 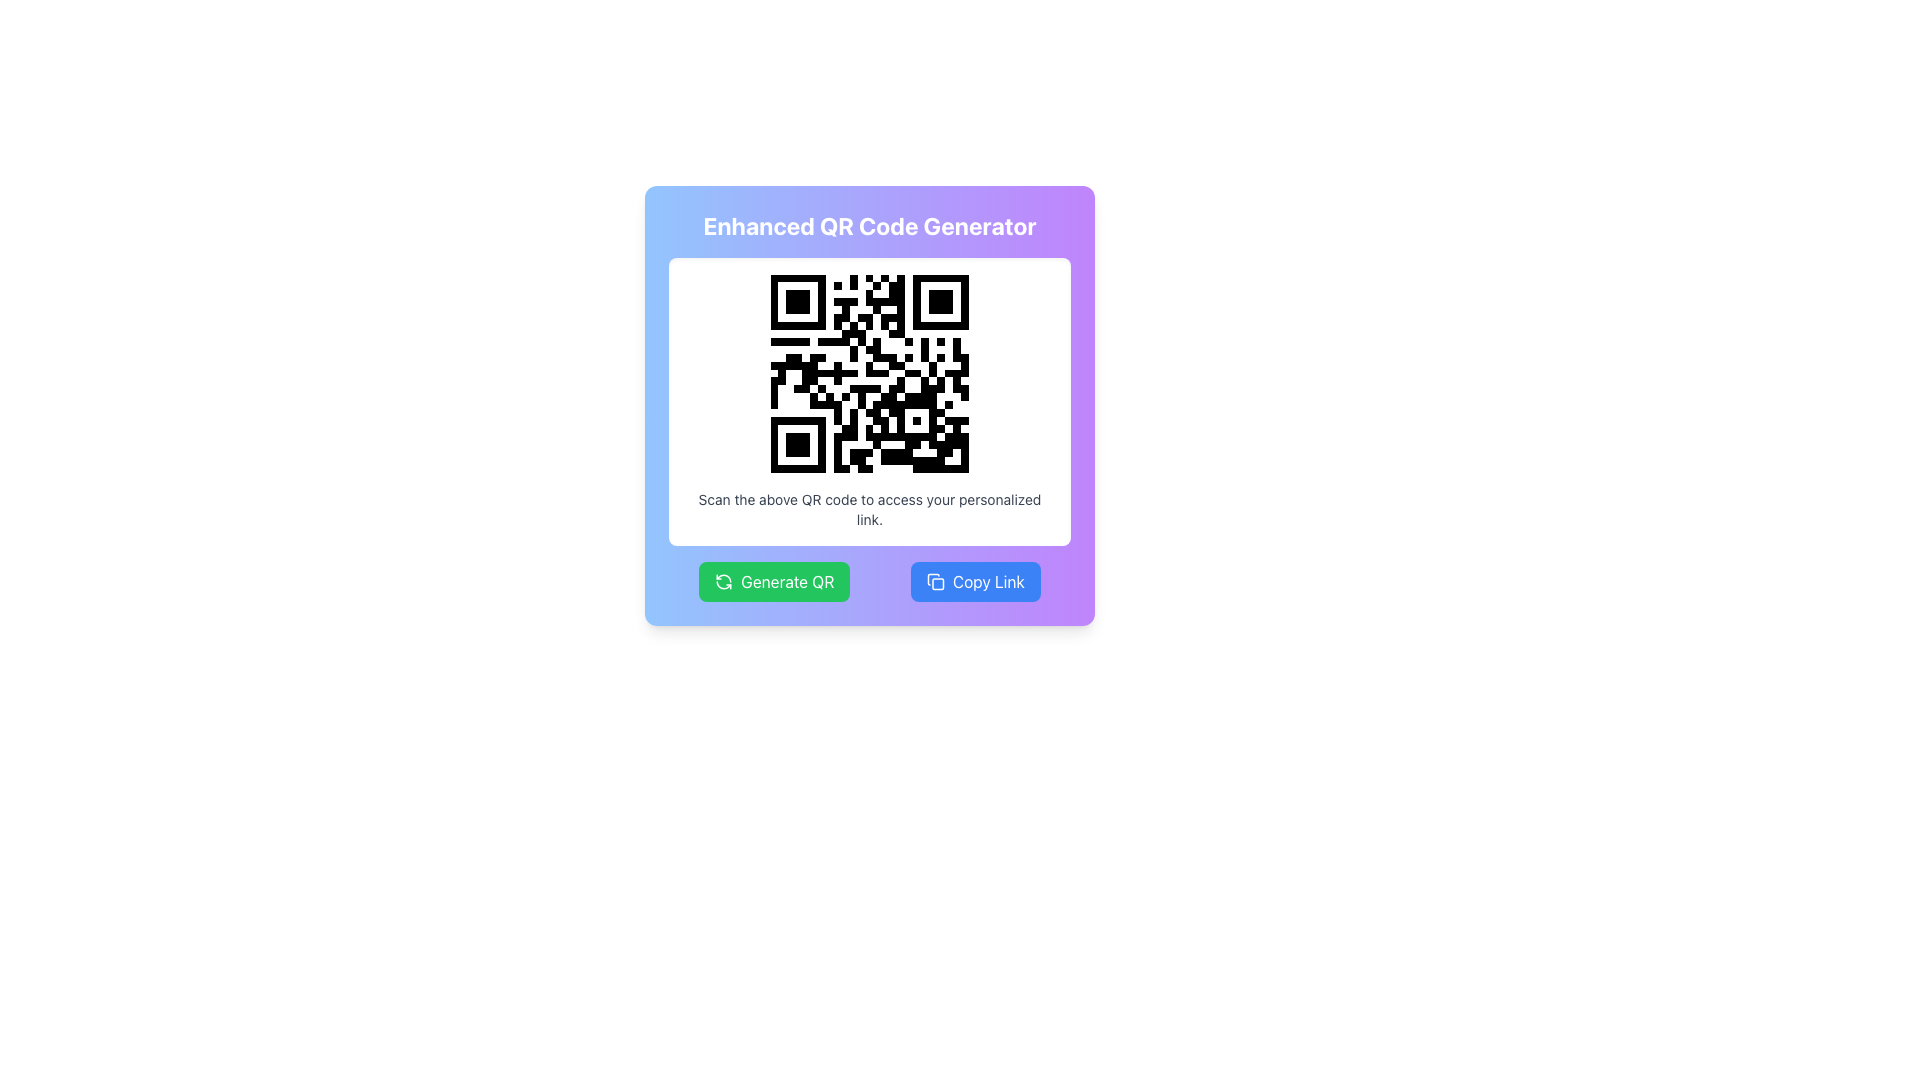 I want to click on text 'Scan the above QR code to access your personalized link.' displayed in a small, gray, center-aligned font below the QR code on the card, so click(x=869, y=508).